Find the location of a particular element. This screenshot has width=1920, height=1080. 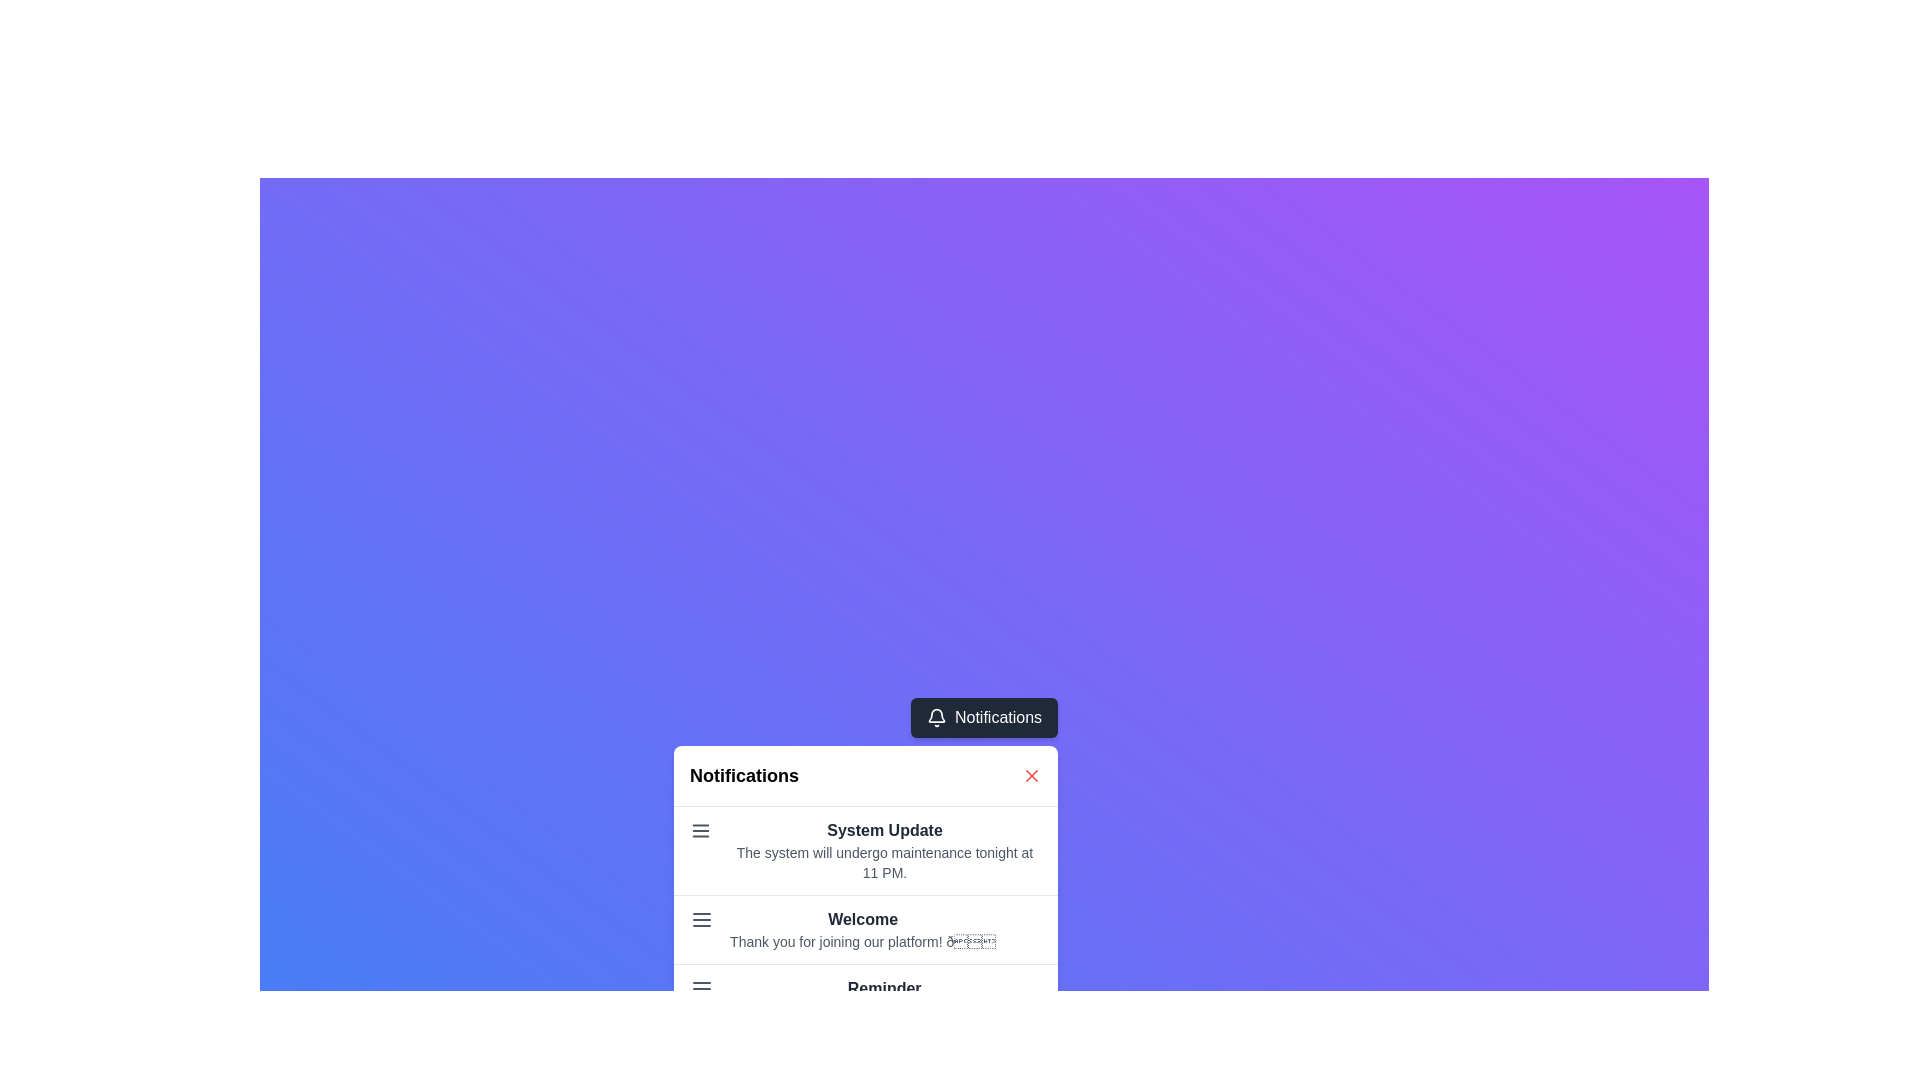

the notification message reminding users of an upcoming meeting scheduled for tomorrow at 10 AM, which is the last notification in the dropdown notification panel is located at coordinates (883, 999).